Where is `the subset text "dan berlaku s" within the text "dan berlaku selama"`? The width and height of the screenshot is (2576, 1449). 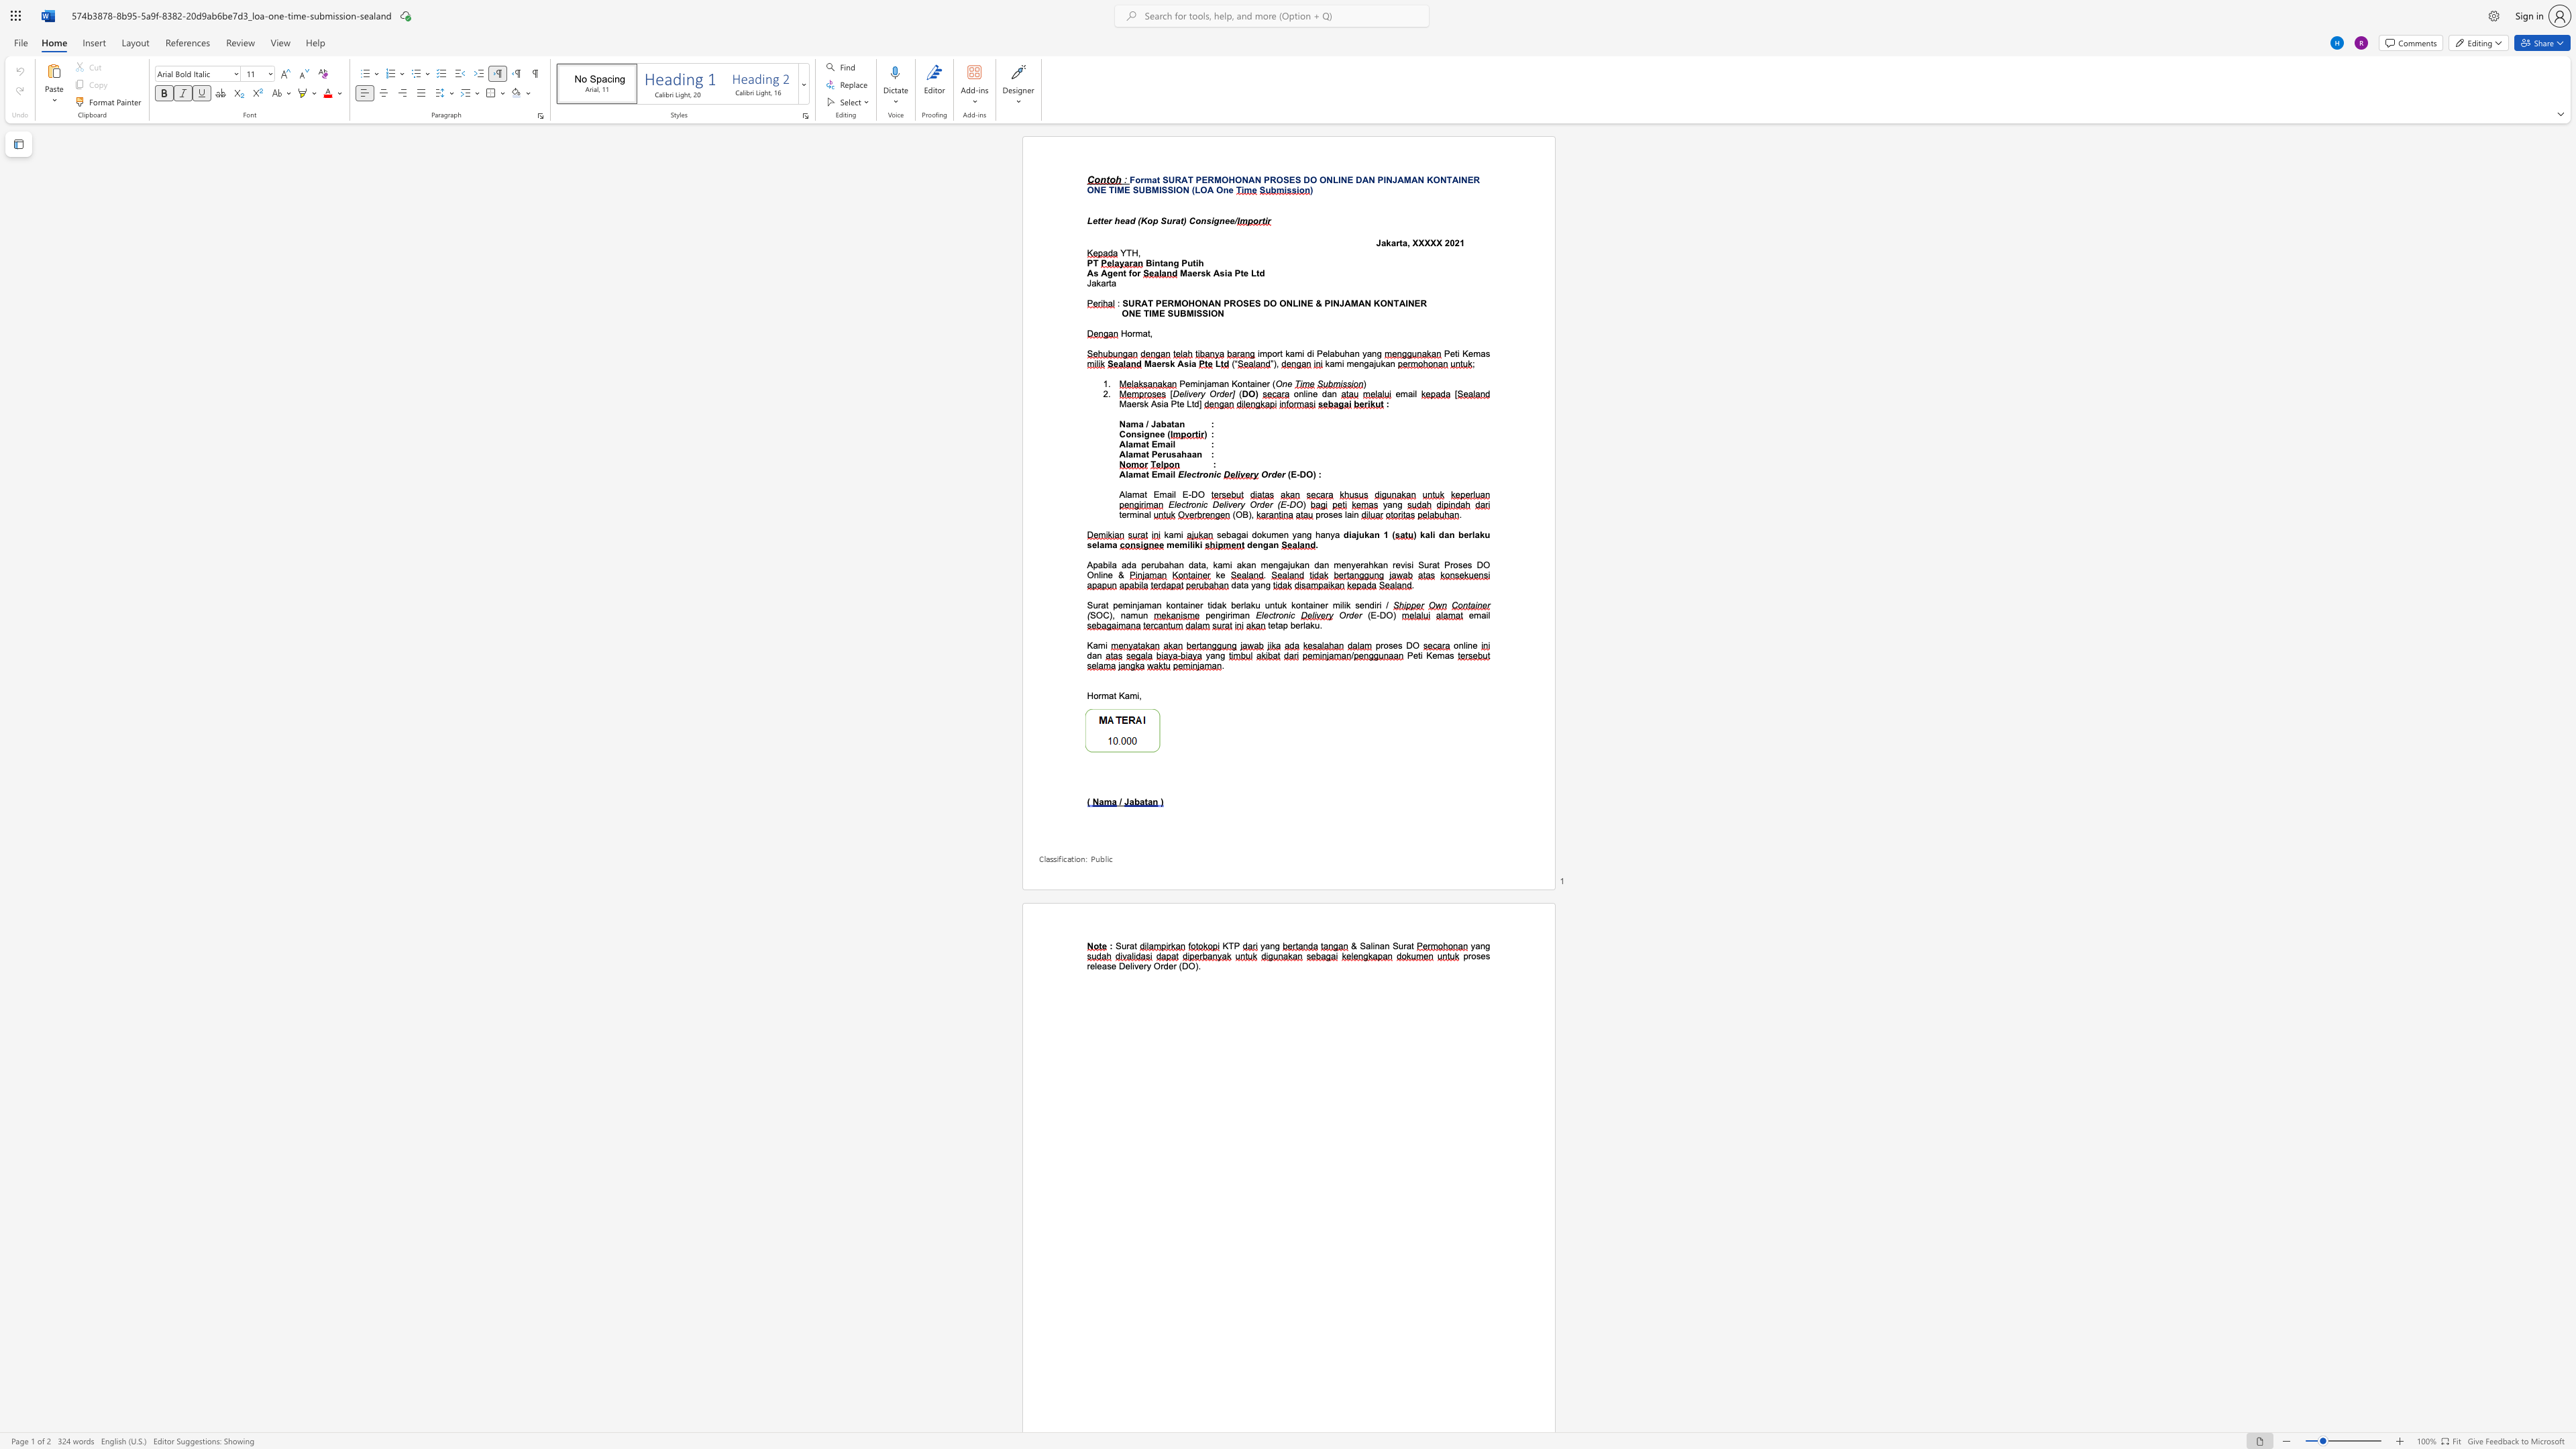 the subset text "dan berlaku s" within the text "dan berlaku selama" is located at coordinates (1439, 534).